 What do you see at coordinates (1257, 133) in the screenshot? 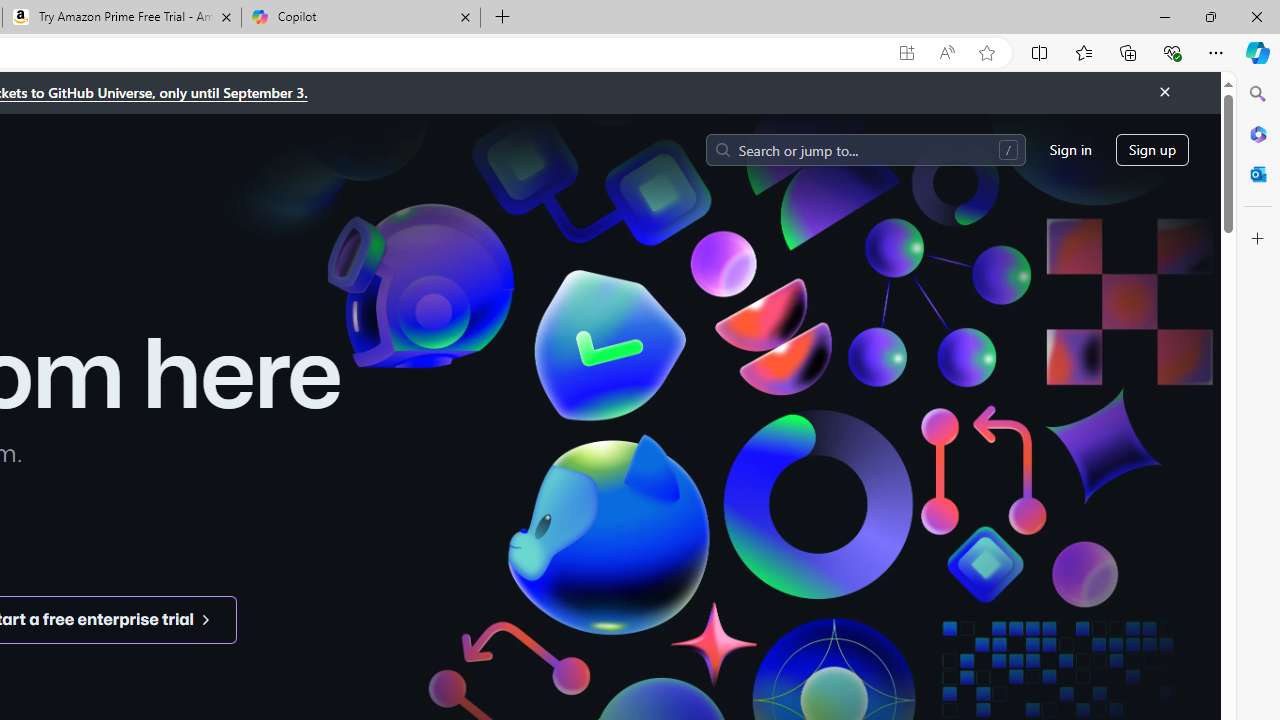
I see `'Microsoft 365'` at bounding box center [1257, 133].